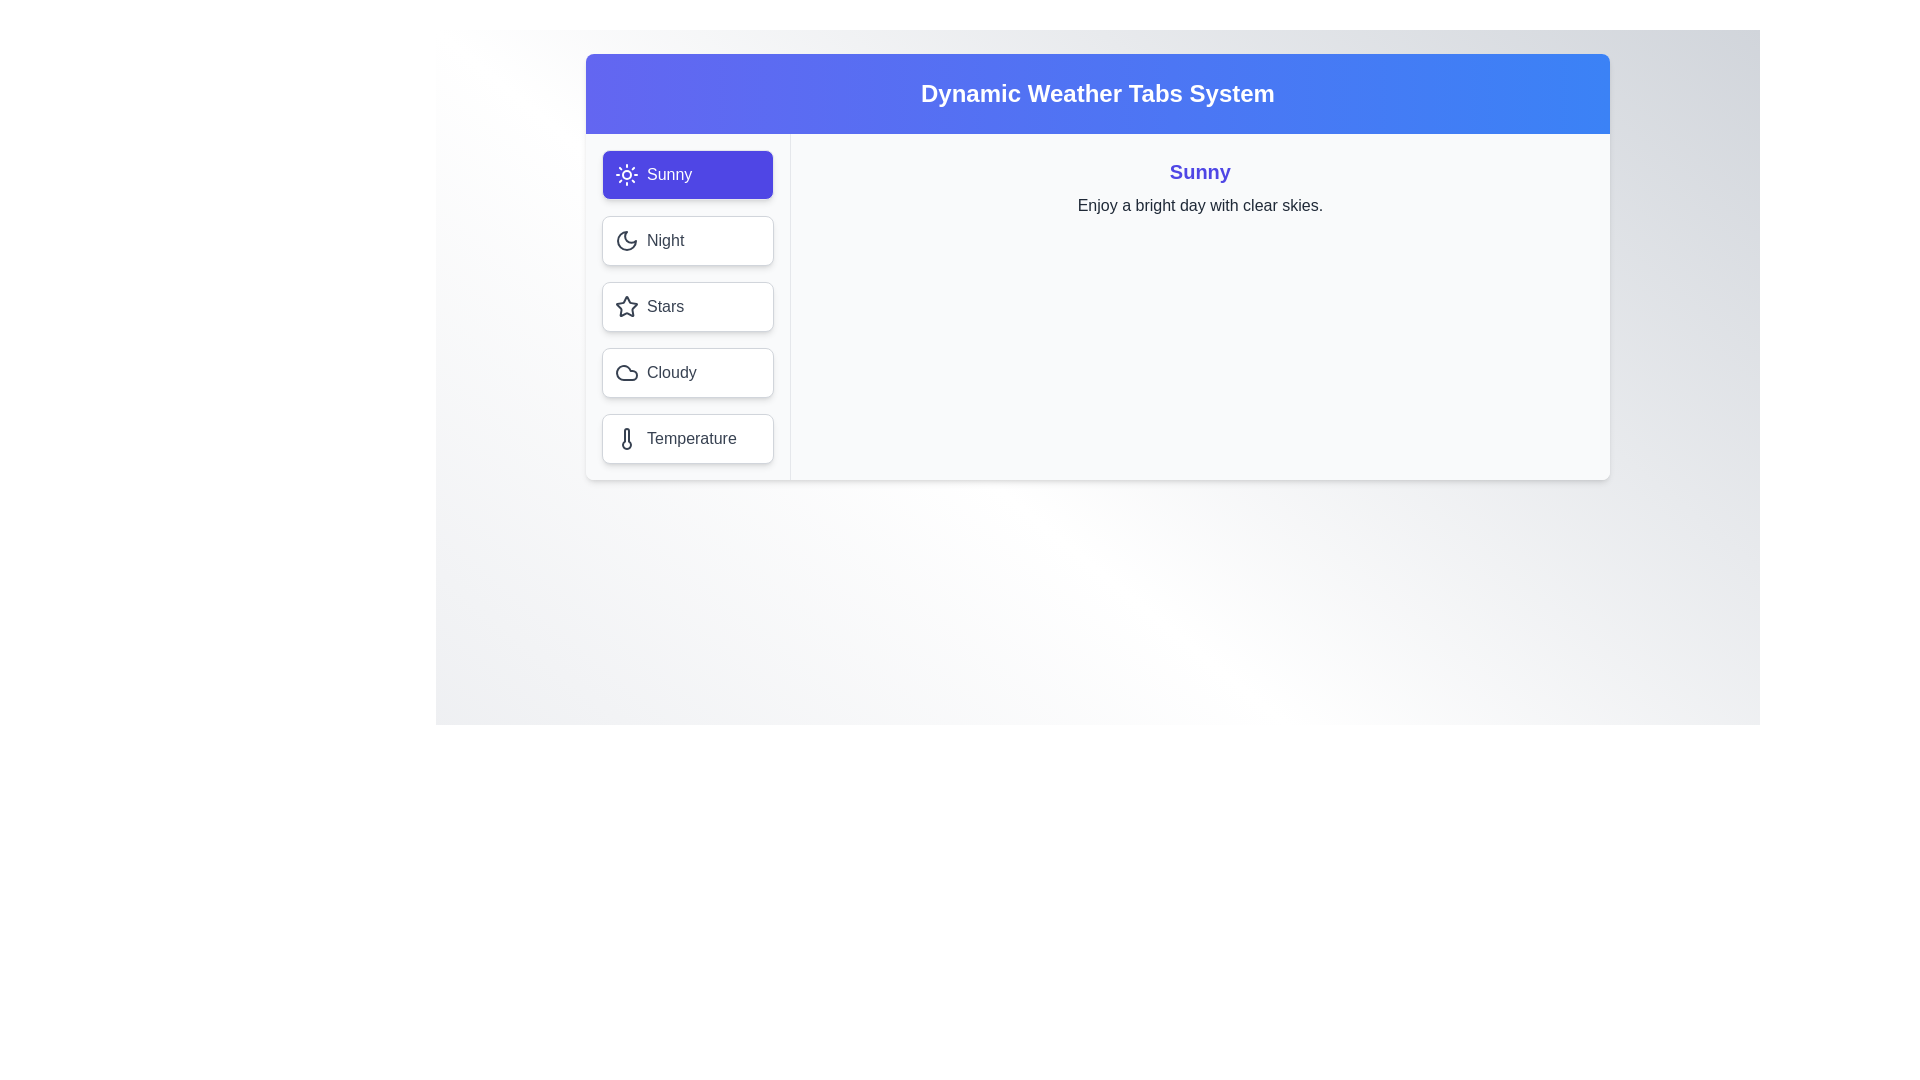 The height and width of the screenshot is (1080, 1920). Describe the element at coordinates (687, 173) in the screenshot. I see `the Sunny tab` at that location.